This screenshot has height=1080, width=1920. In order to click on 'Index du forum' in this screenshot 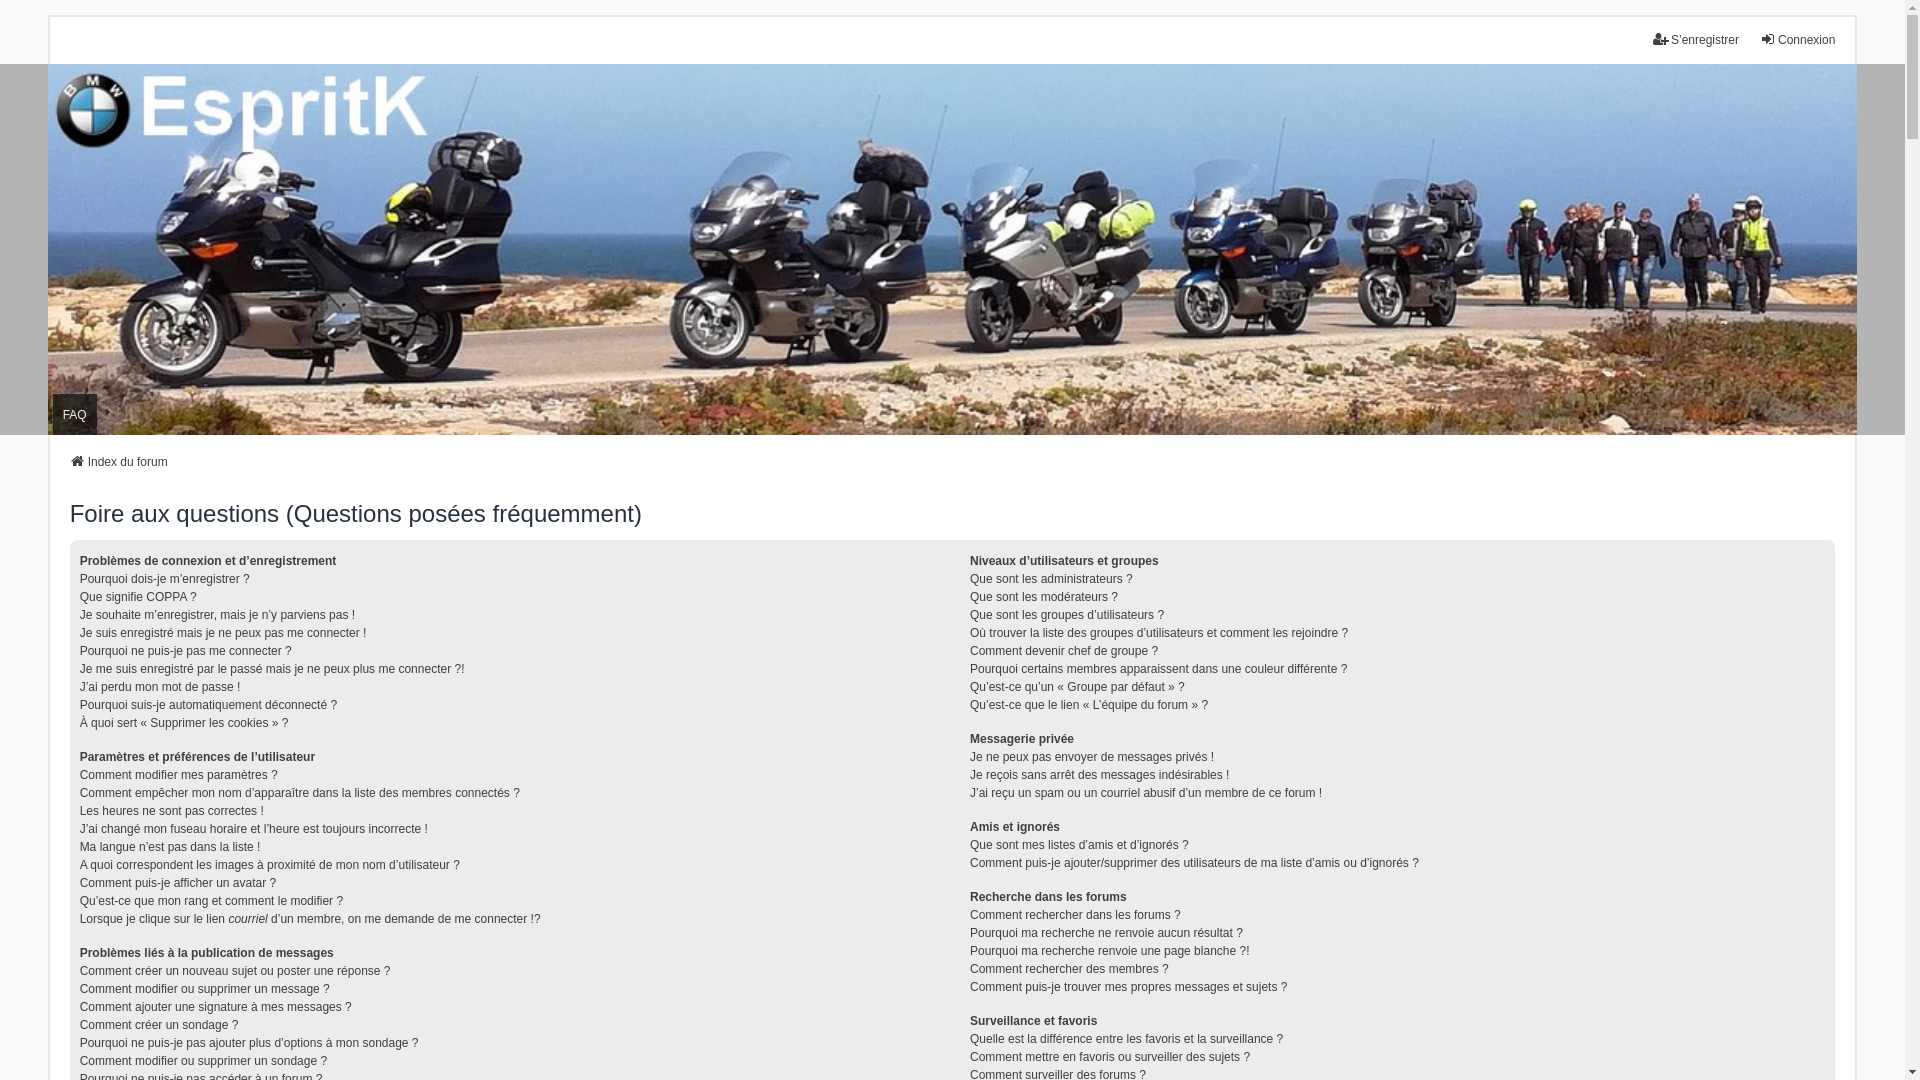, I will do `click(118, 462)`.